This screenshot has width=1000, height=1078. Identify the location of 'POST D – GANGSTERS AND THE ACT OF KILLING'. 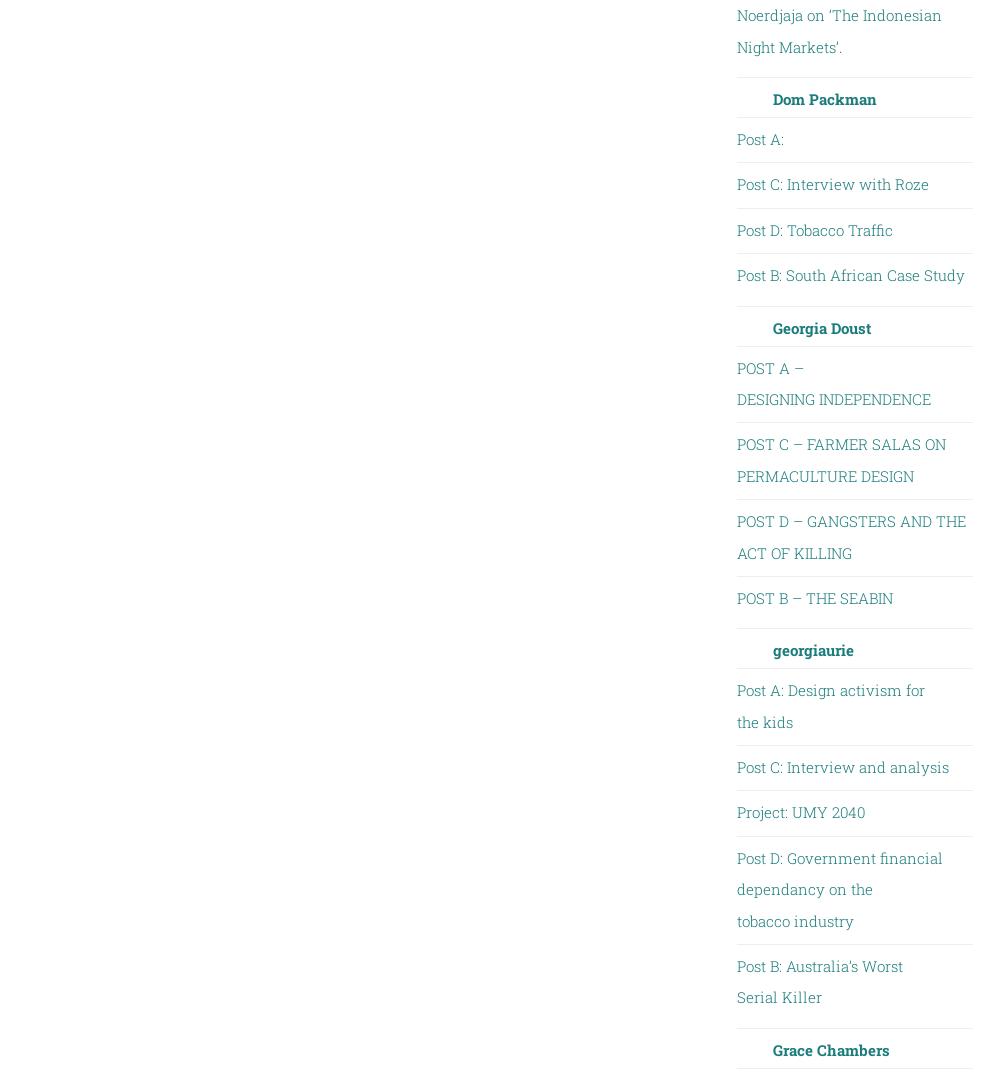
(849, 536).